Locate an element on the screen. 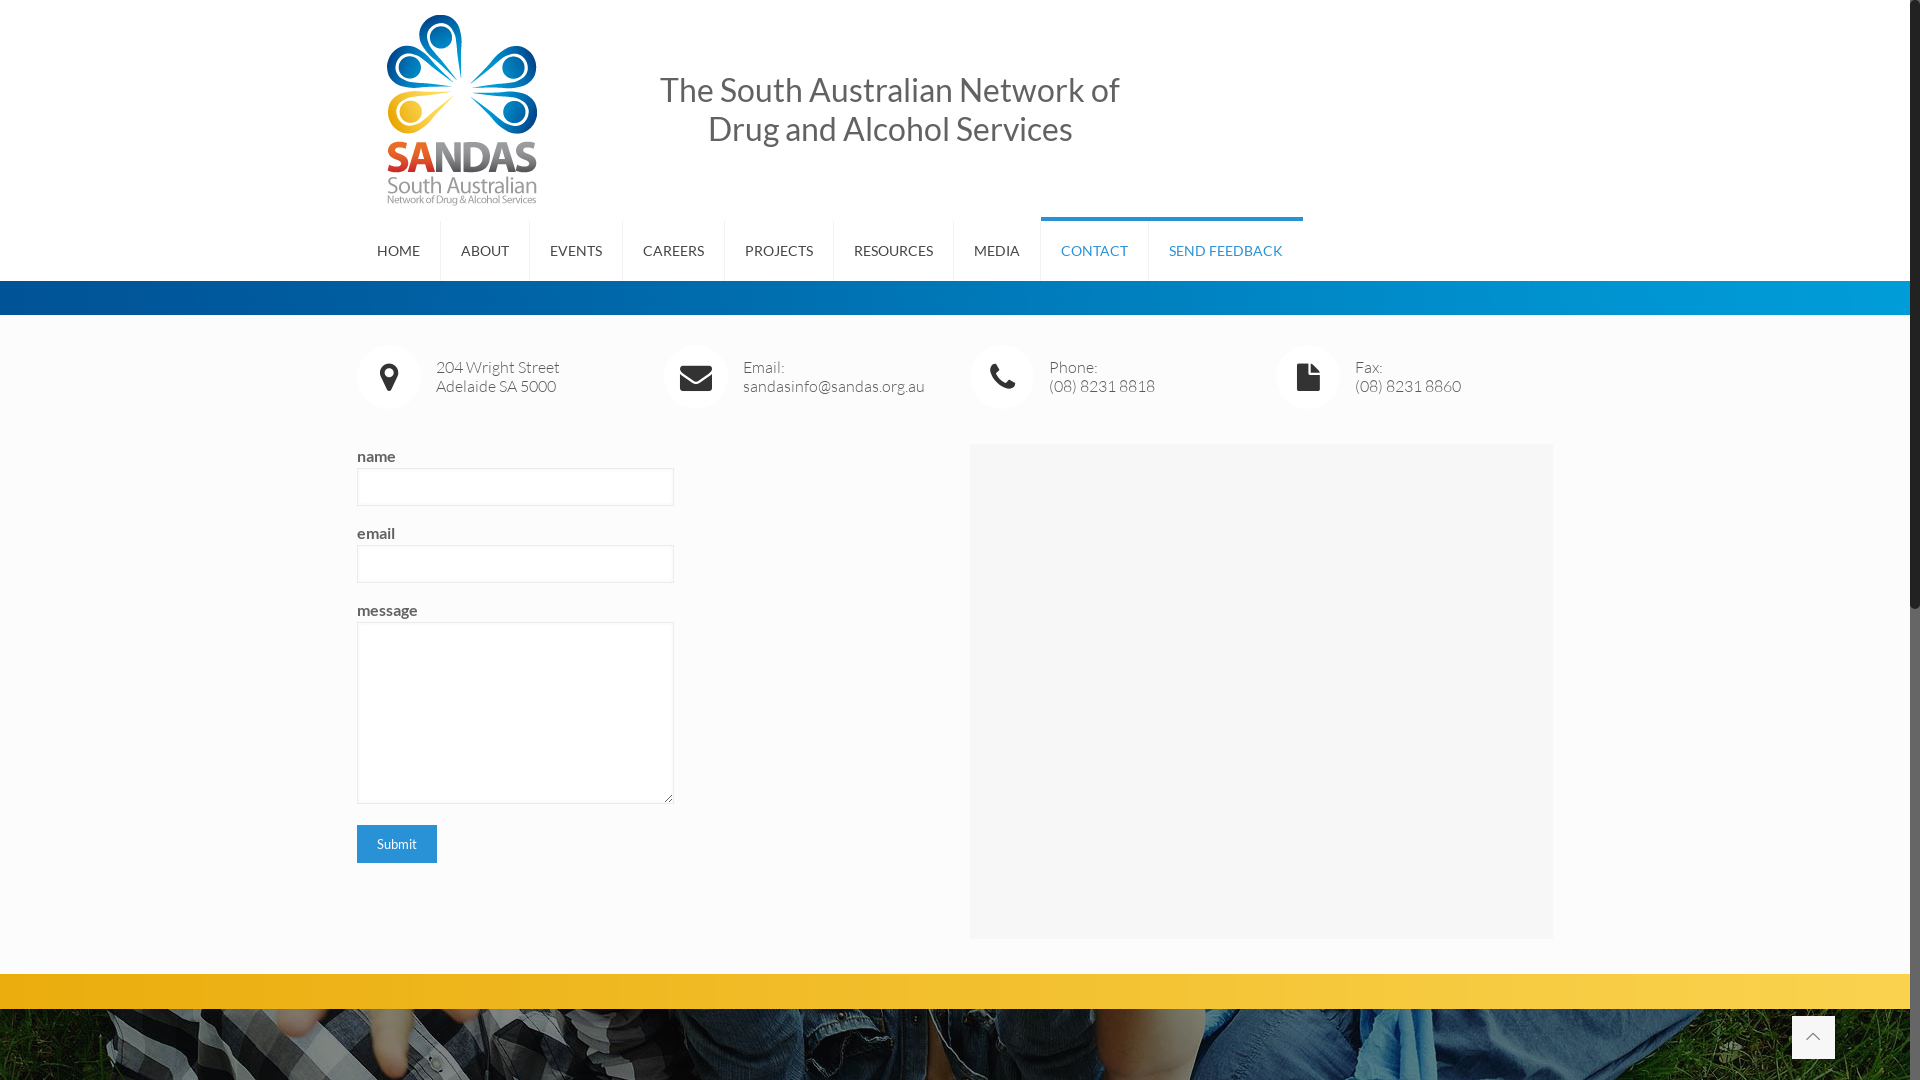 This screenshot has width=1920, height=1080. 'EVENTS' is located at coordinates (575, 249).